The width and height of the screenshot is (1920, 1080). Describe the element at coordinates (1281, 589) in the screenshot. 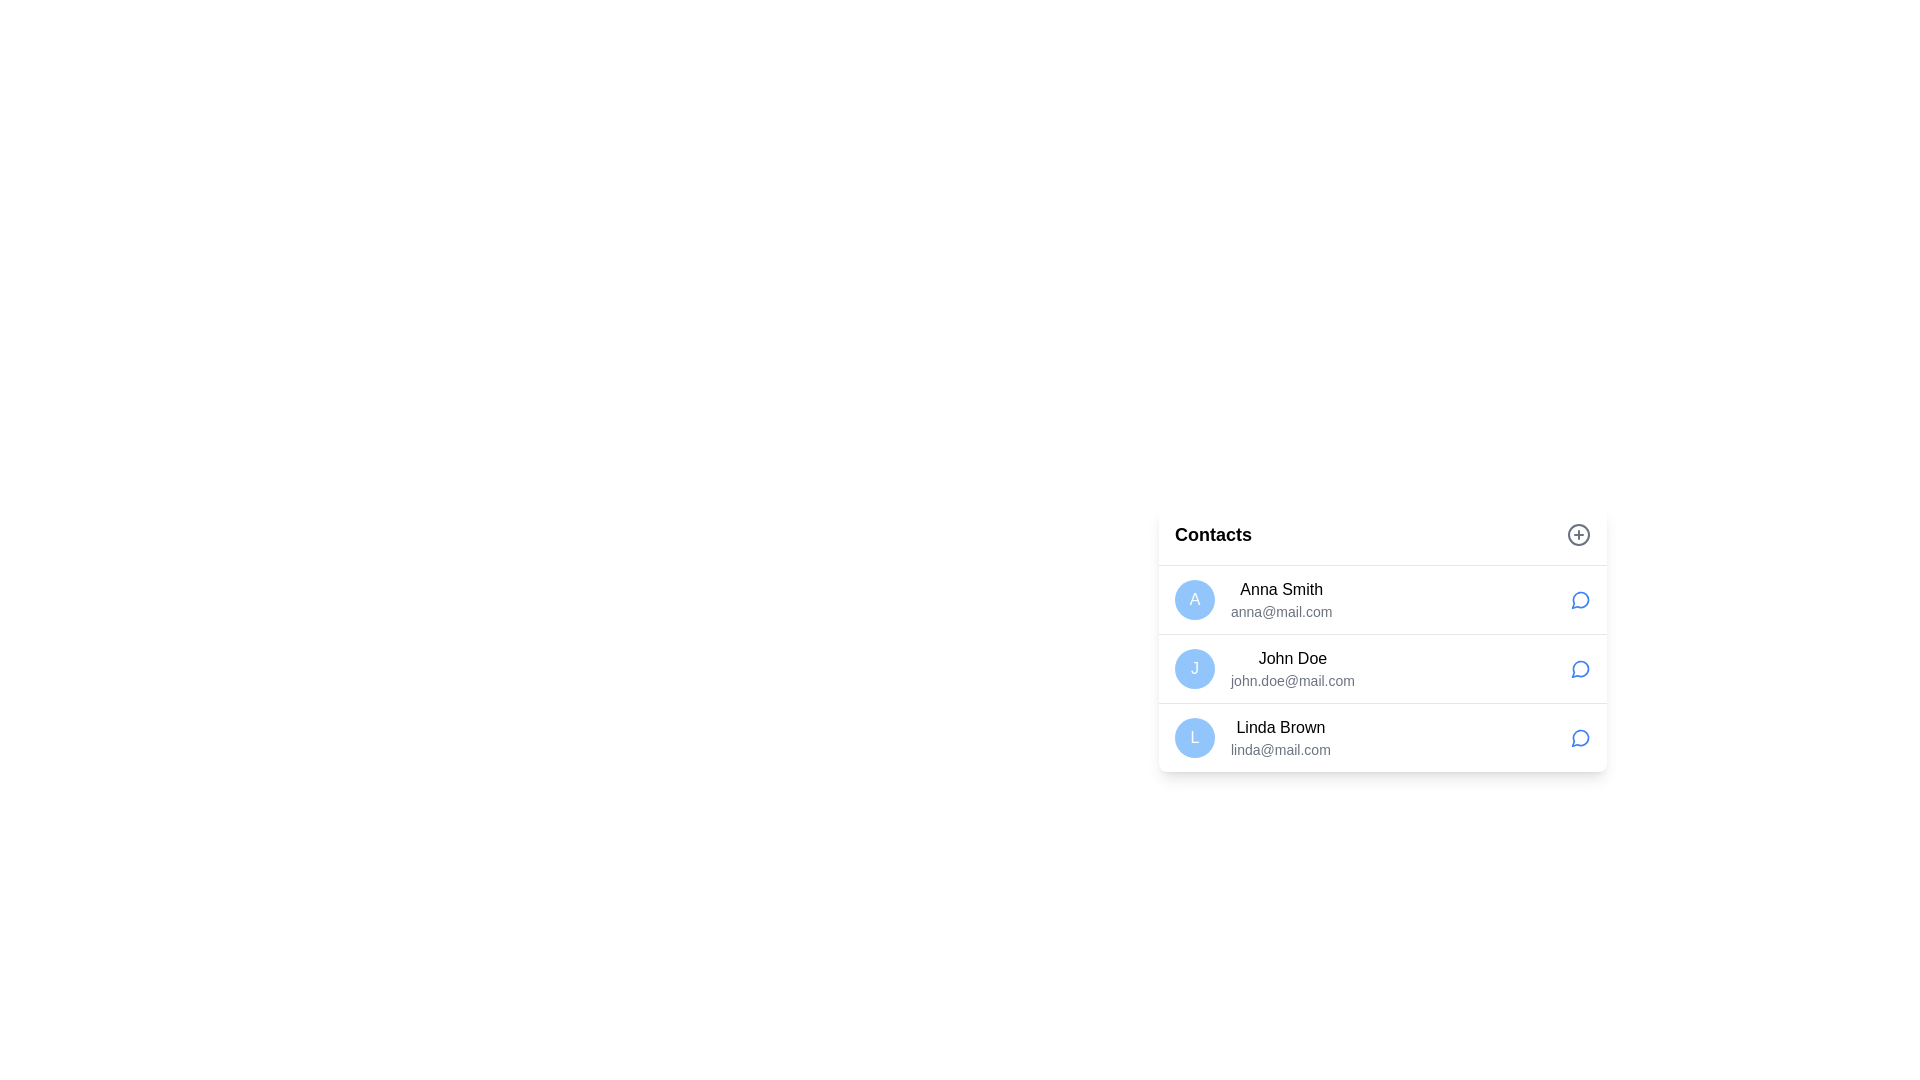

I see `the text label displaying the name 'Anna Smith', which is styled in black color and positioned at the top-left of the contact entry list` at that location.